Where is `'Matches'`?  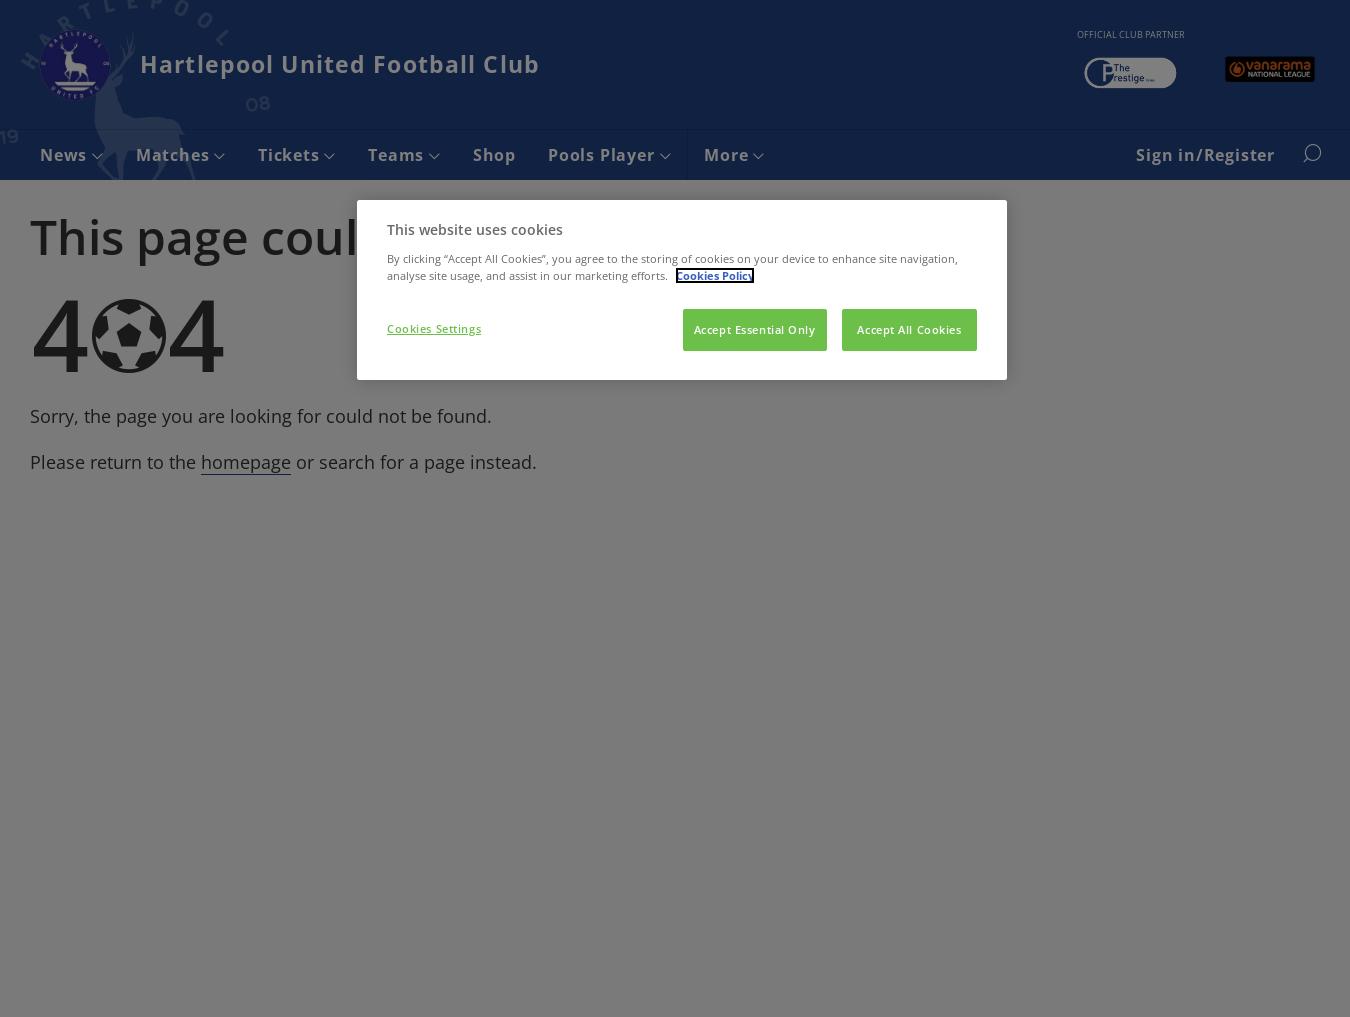
'Matches' is located at coordinates (174, 153).